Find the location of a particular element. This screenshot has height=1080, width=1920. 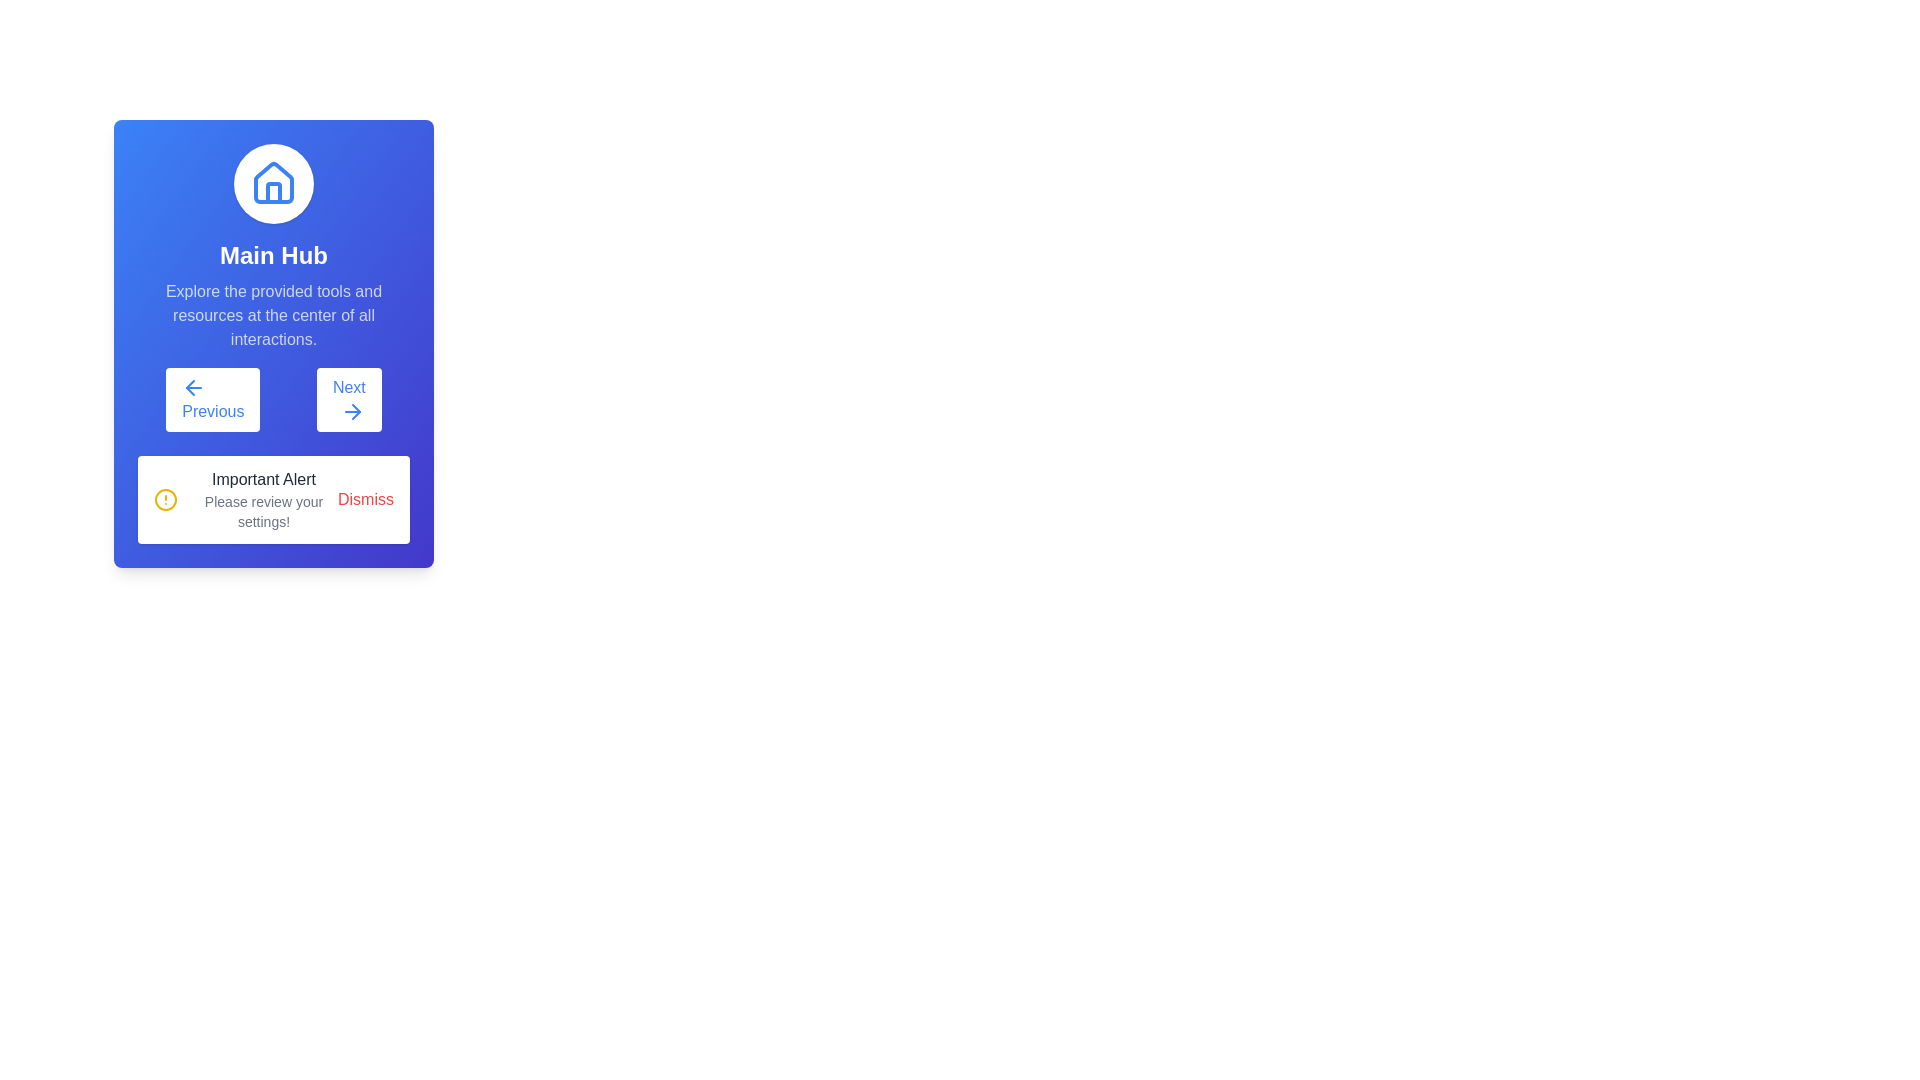

the graphical arrow icon representing the 'Next' button, which is located to the right of the 'Next' text, indicating forward navigation is located at coordinates (356, 411).